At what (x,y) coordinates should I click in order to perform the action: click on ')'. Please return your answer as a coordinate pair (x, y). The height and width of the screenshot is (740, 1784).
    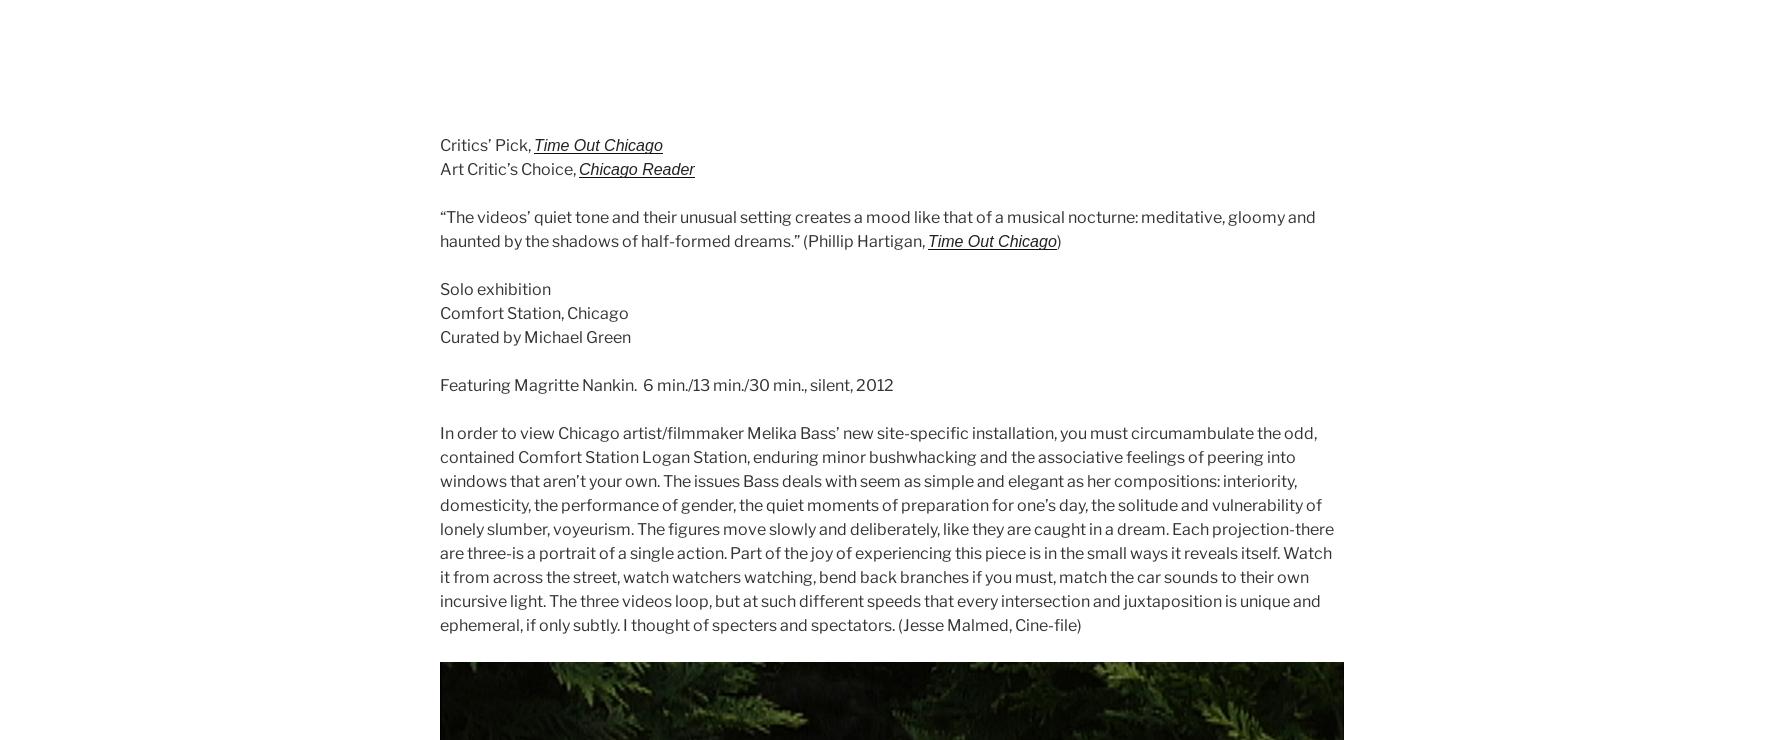
    Looking at the image, I should click on (1057, 241).